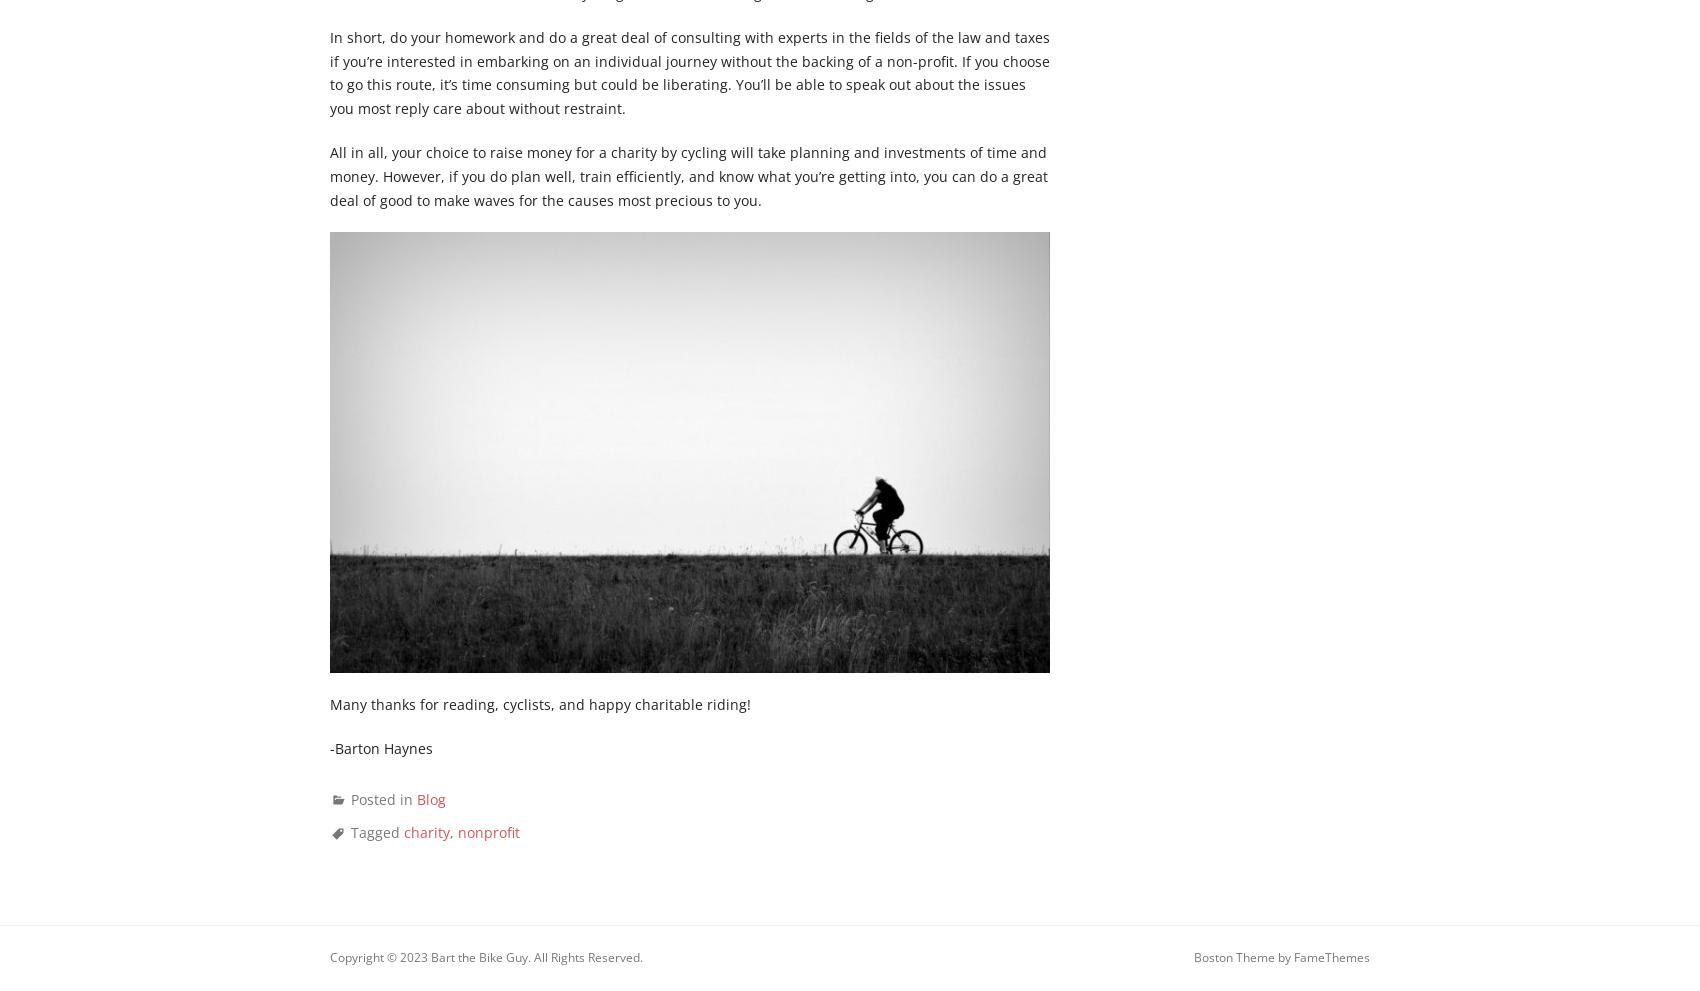 The image size is (1700, 991). What do you see at coordinates (689, 176) in the screenshot?
I see `'All in all, your choice to raise money for a charity by cycling will take planning and investments of time and money. However, if you do plan well, train efficiently, and know what you’re getting into, you can do a great deal of good to make waves for the causes most precious to you.'` at bounding box center [689, 176].